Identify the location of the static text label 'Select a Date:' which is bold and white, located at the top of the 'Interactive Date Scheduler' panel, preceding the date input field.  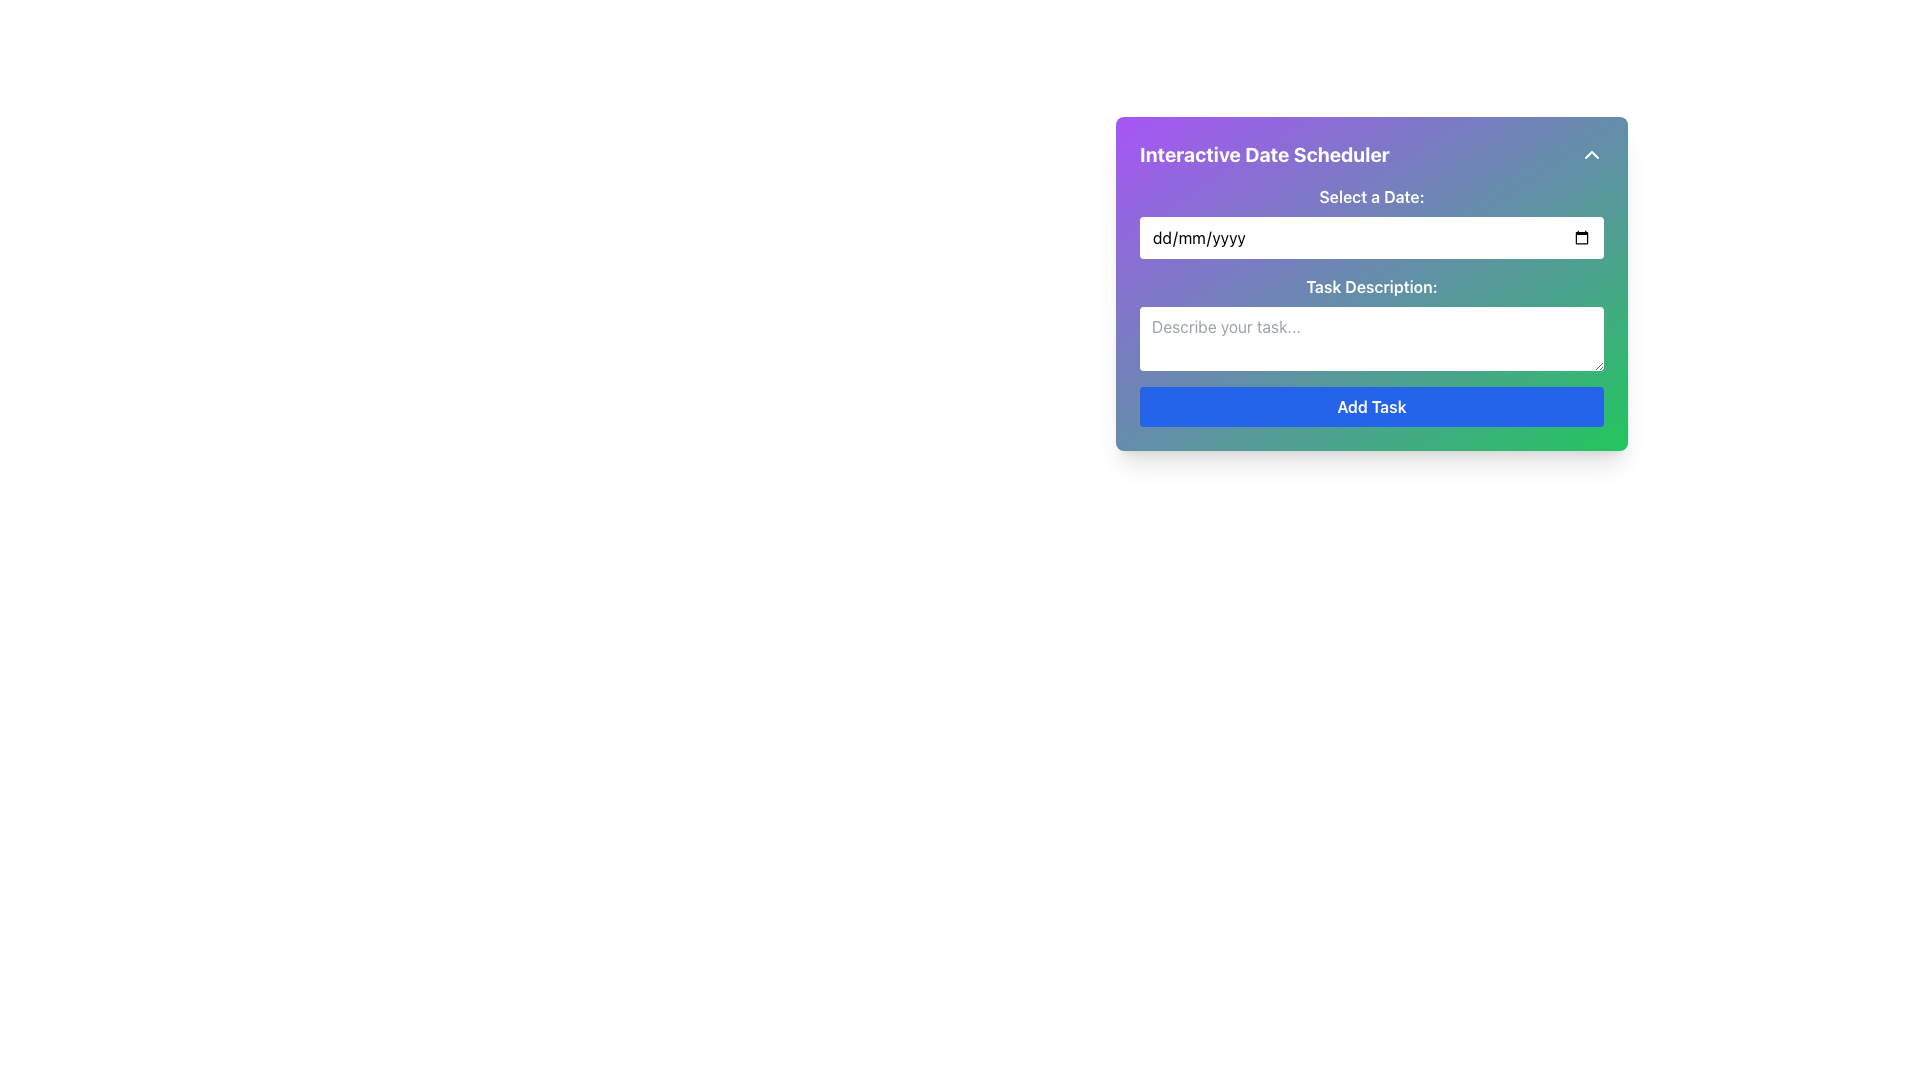
(1371, 196).